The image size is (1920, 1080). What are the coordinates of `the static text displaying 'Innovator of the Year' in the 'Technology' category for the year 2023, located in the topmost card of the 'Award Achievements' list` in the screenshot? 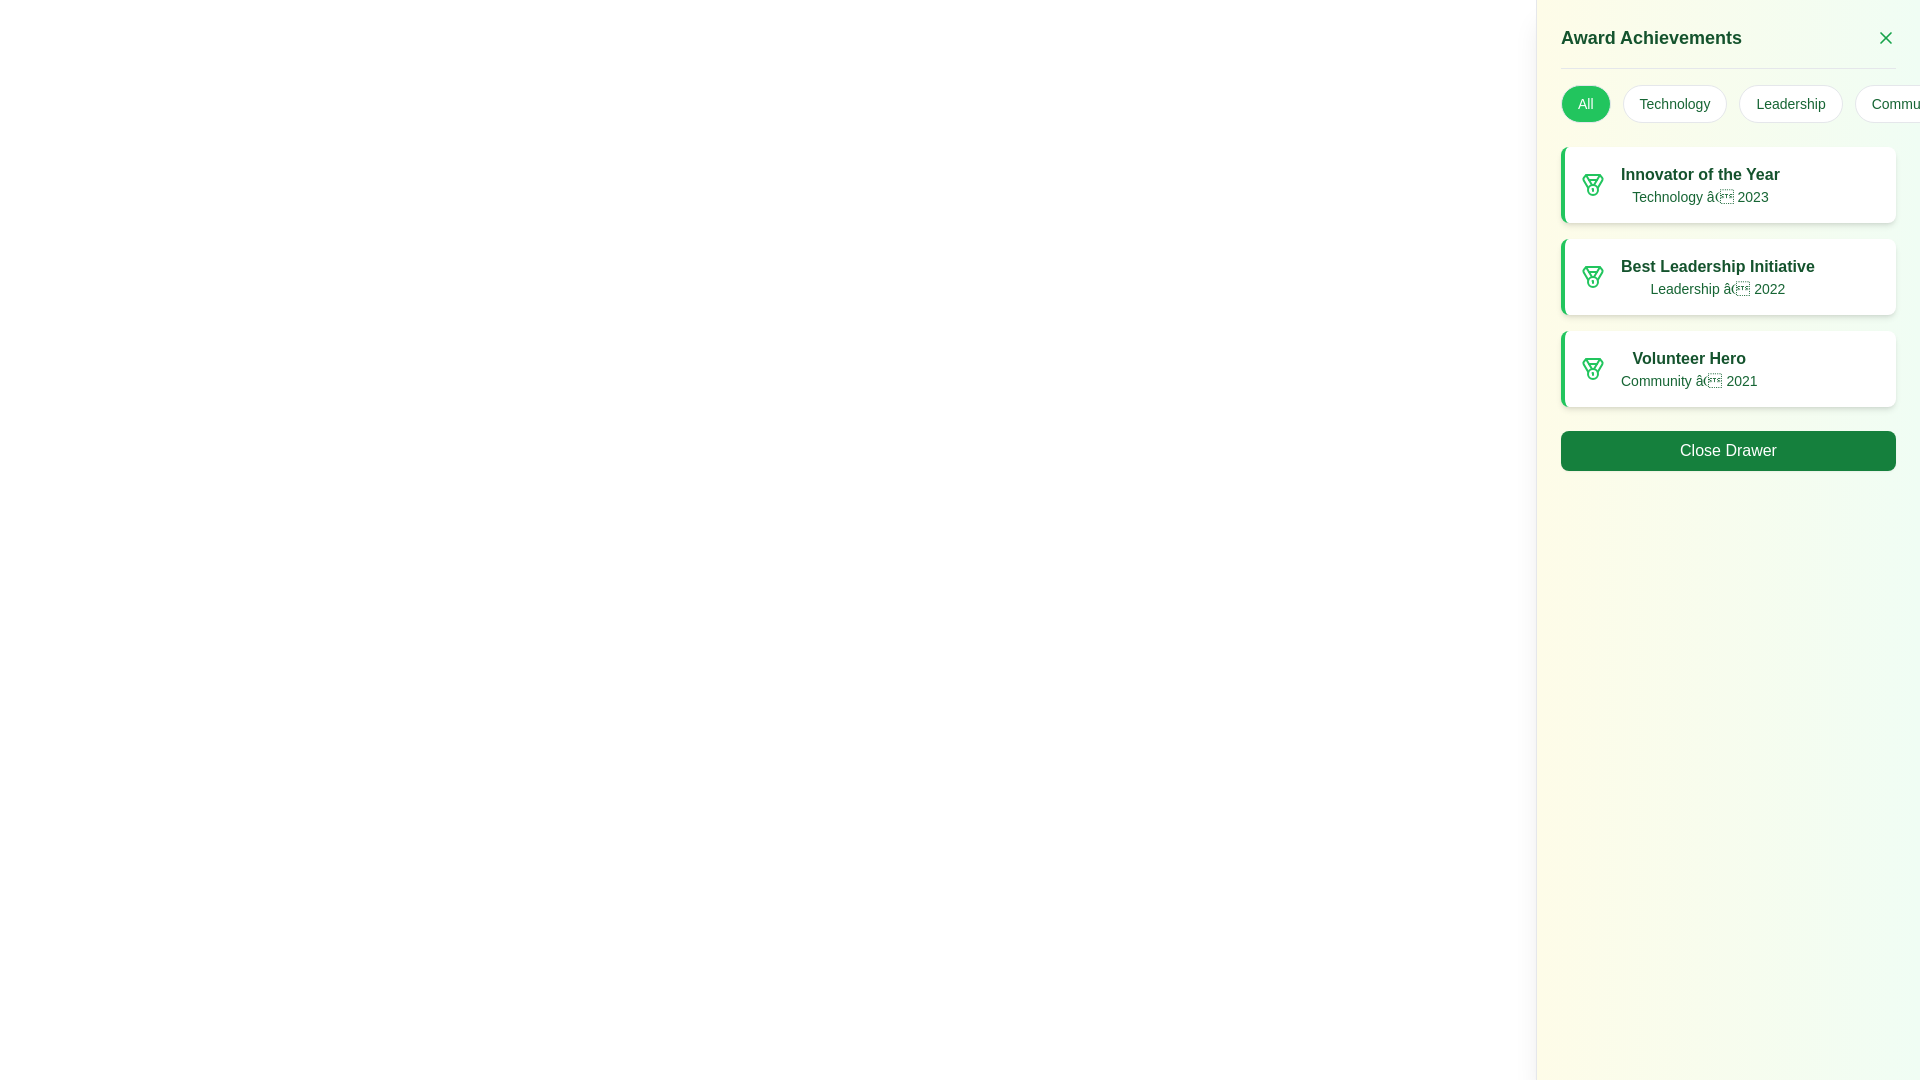 It's located at (1699, 185).